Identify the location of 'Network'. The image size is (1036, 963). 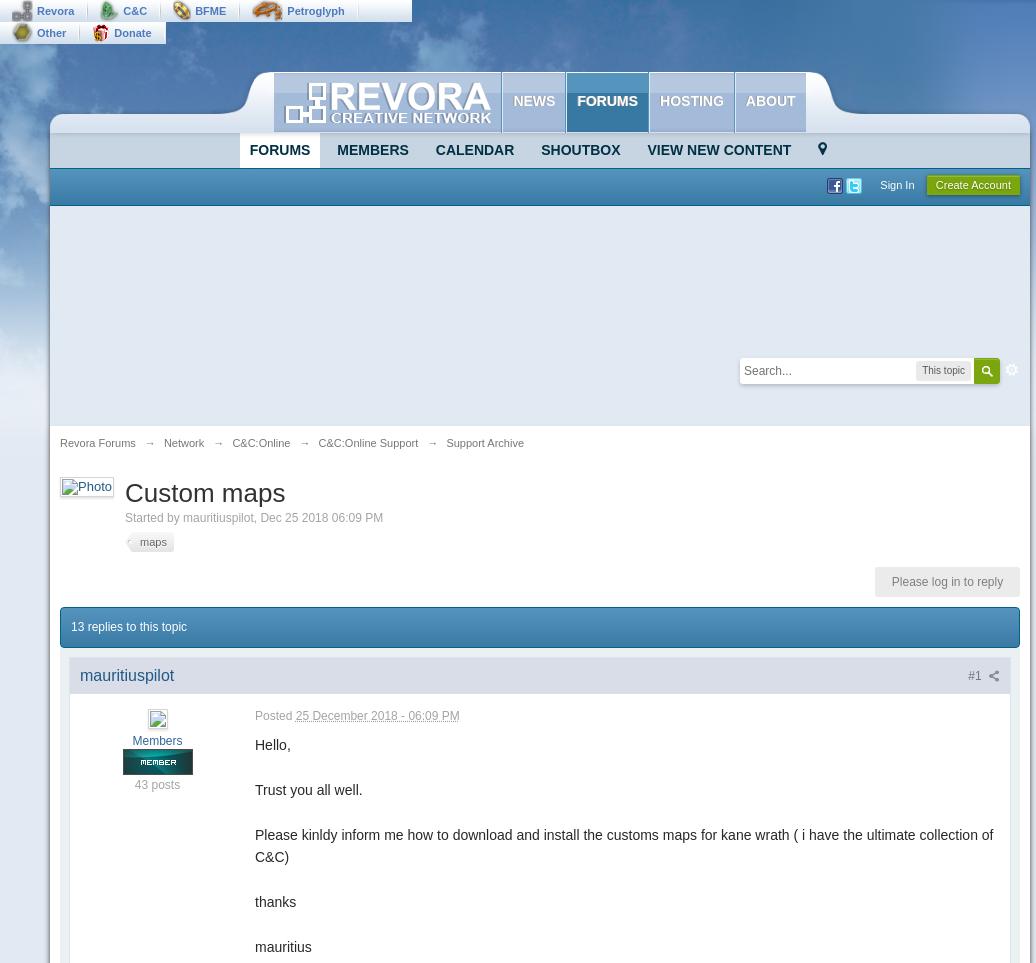
(183, 441).